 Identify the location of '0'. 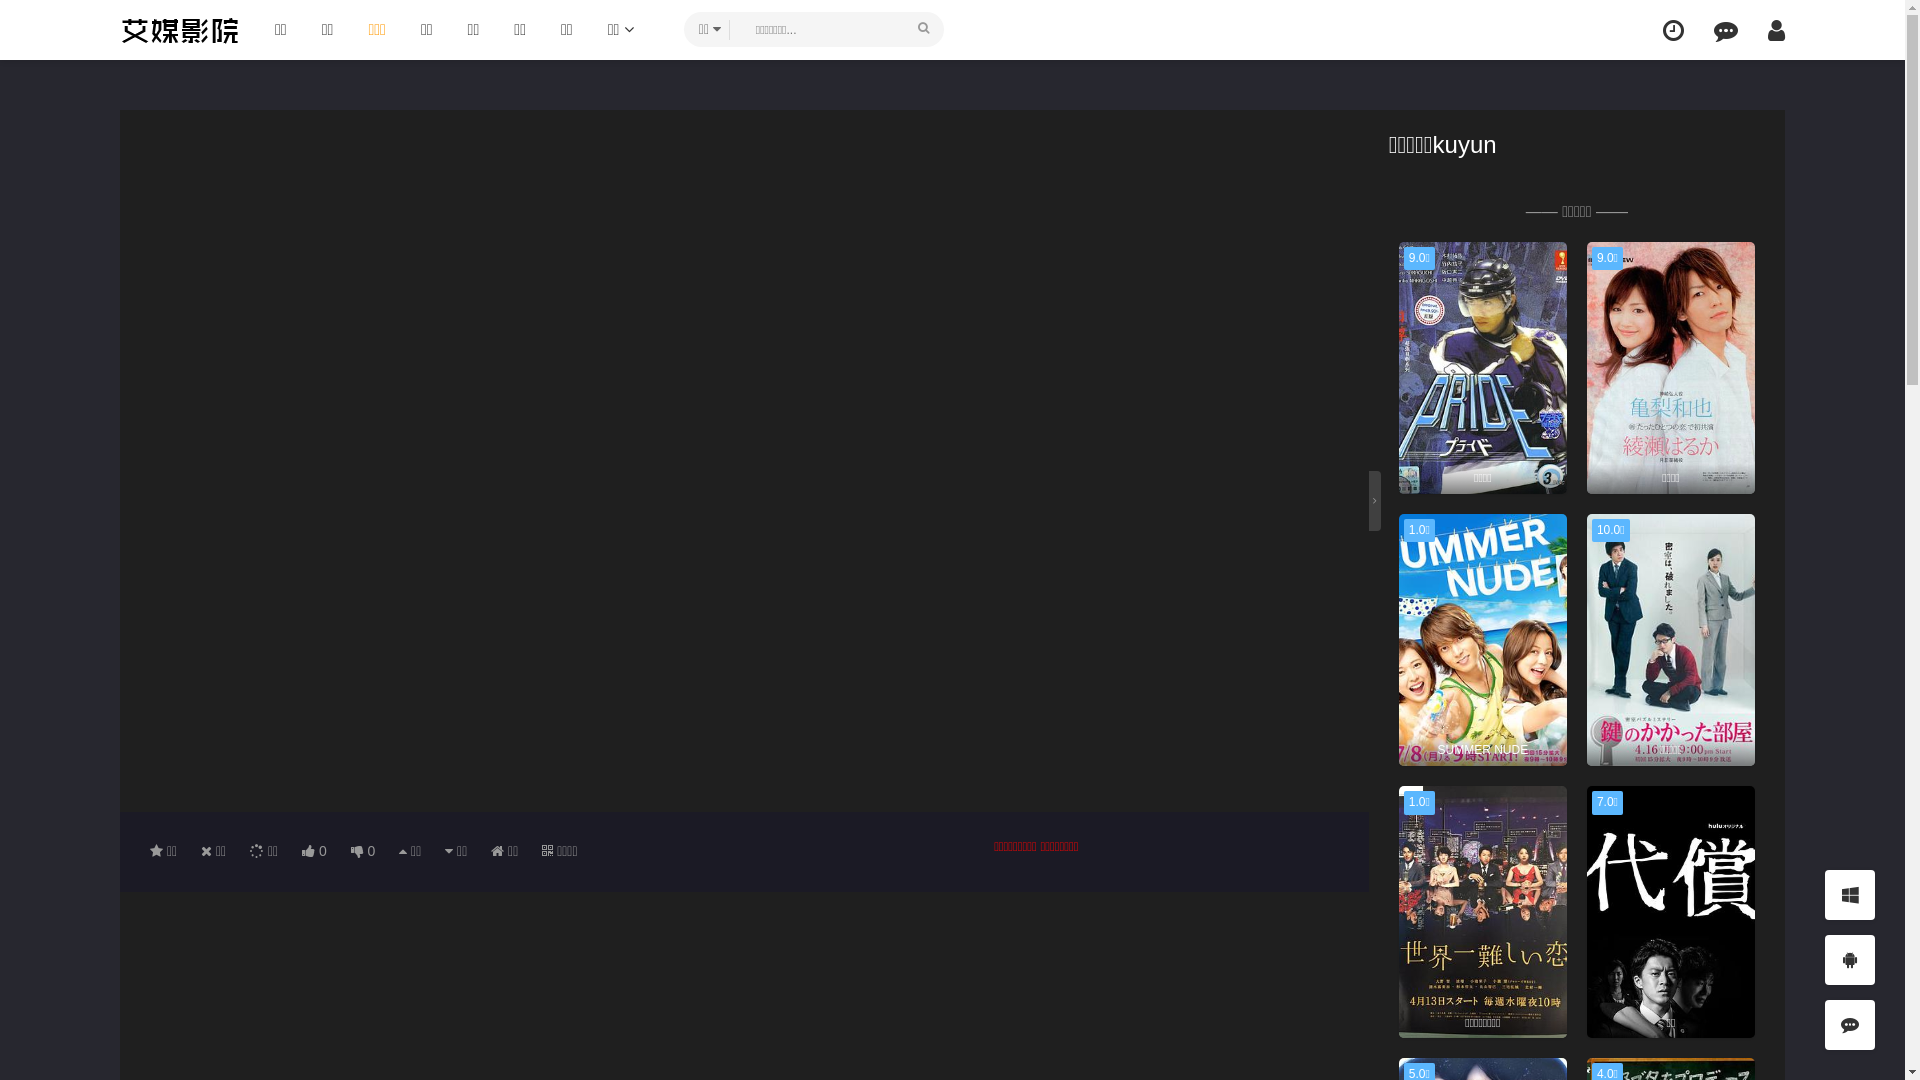
(313, 851).